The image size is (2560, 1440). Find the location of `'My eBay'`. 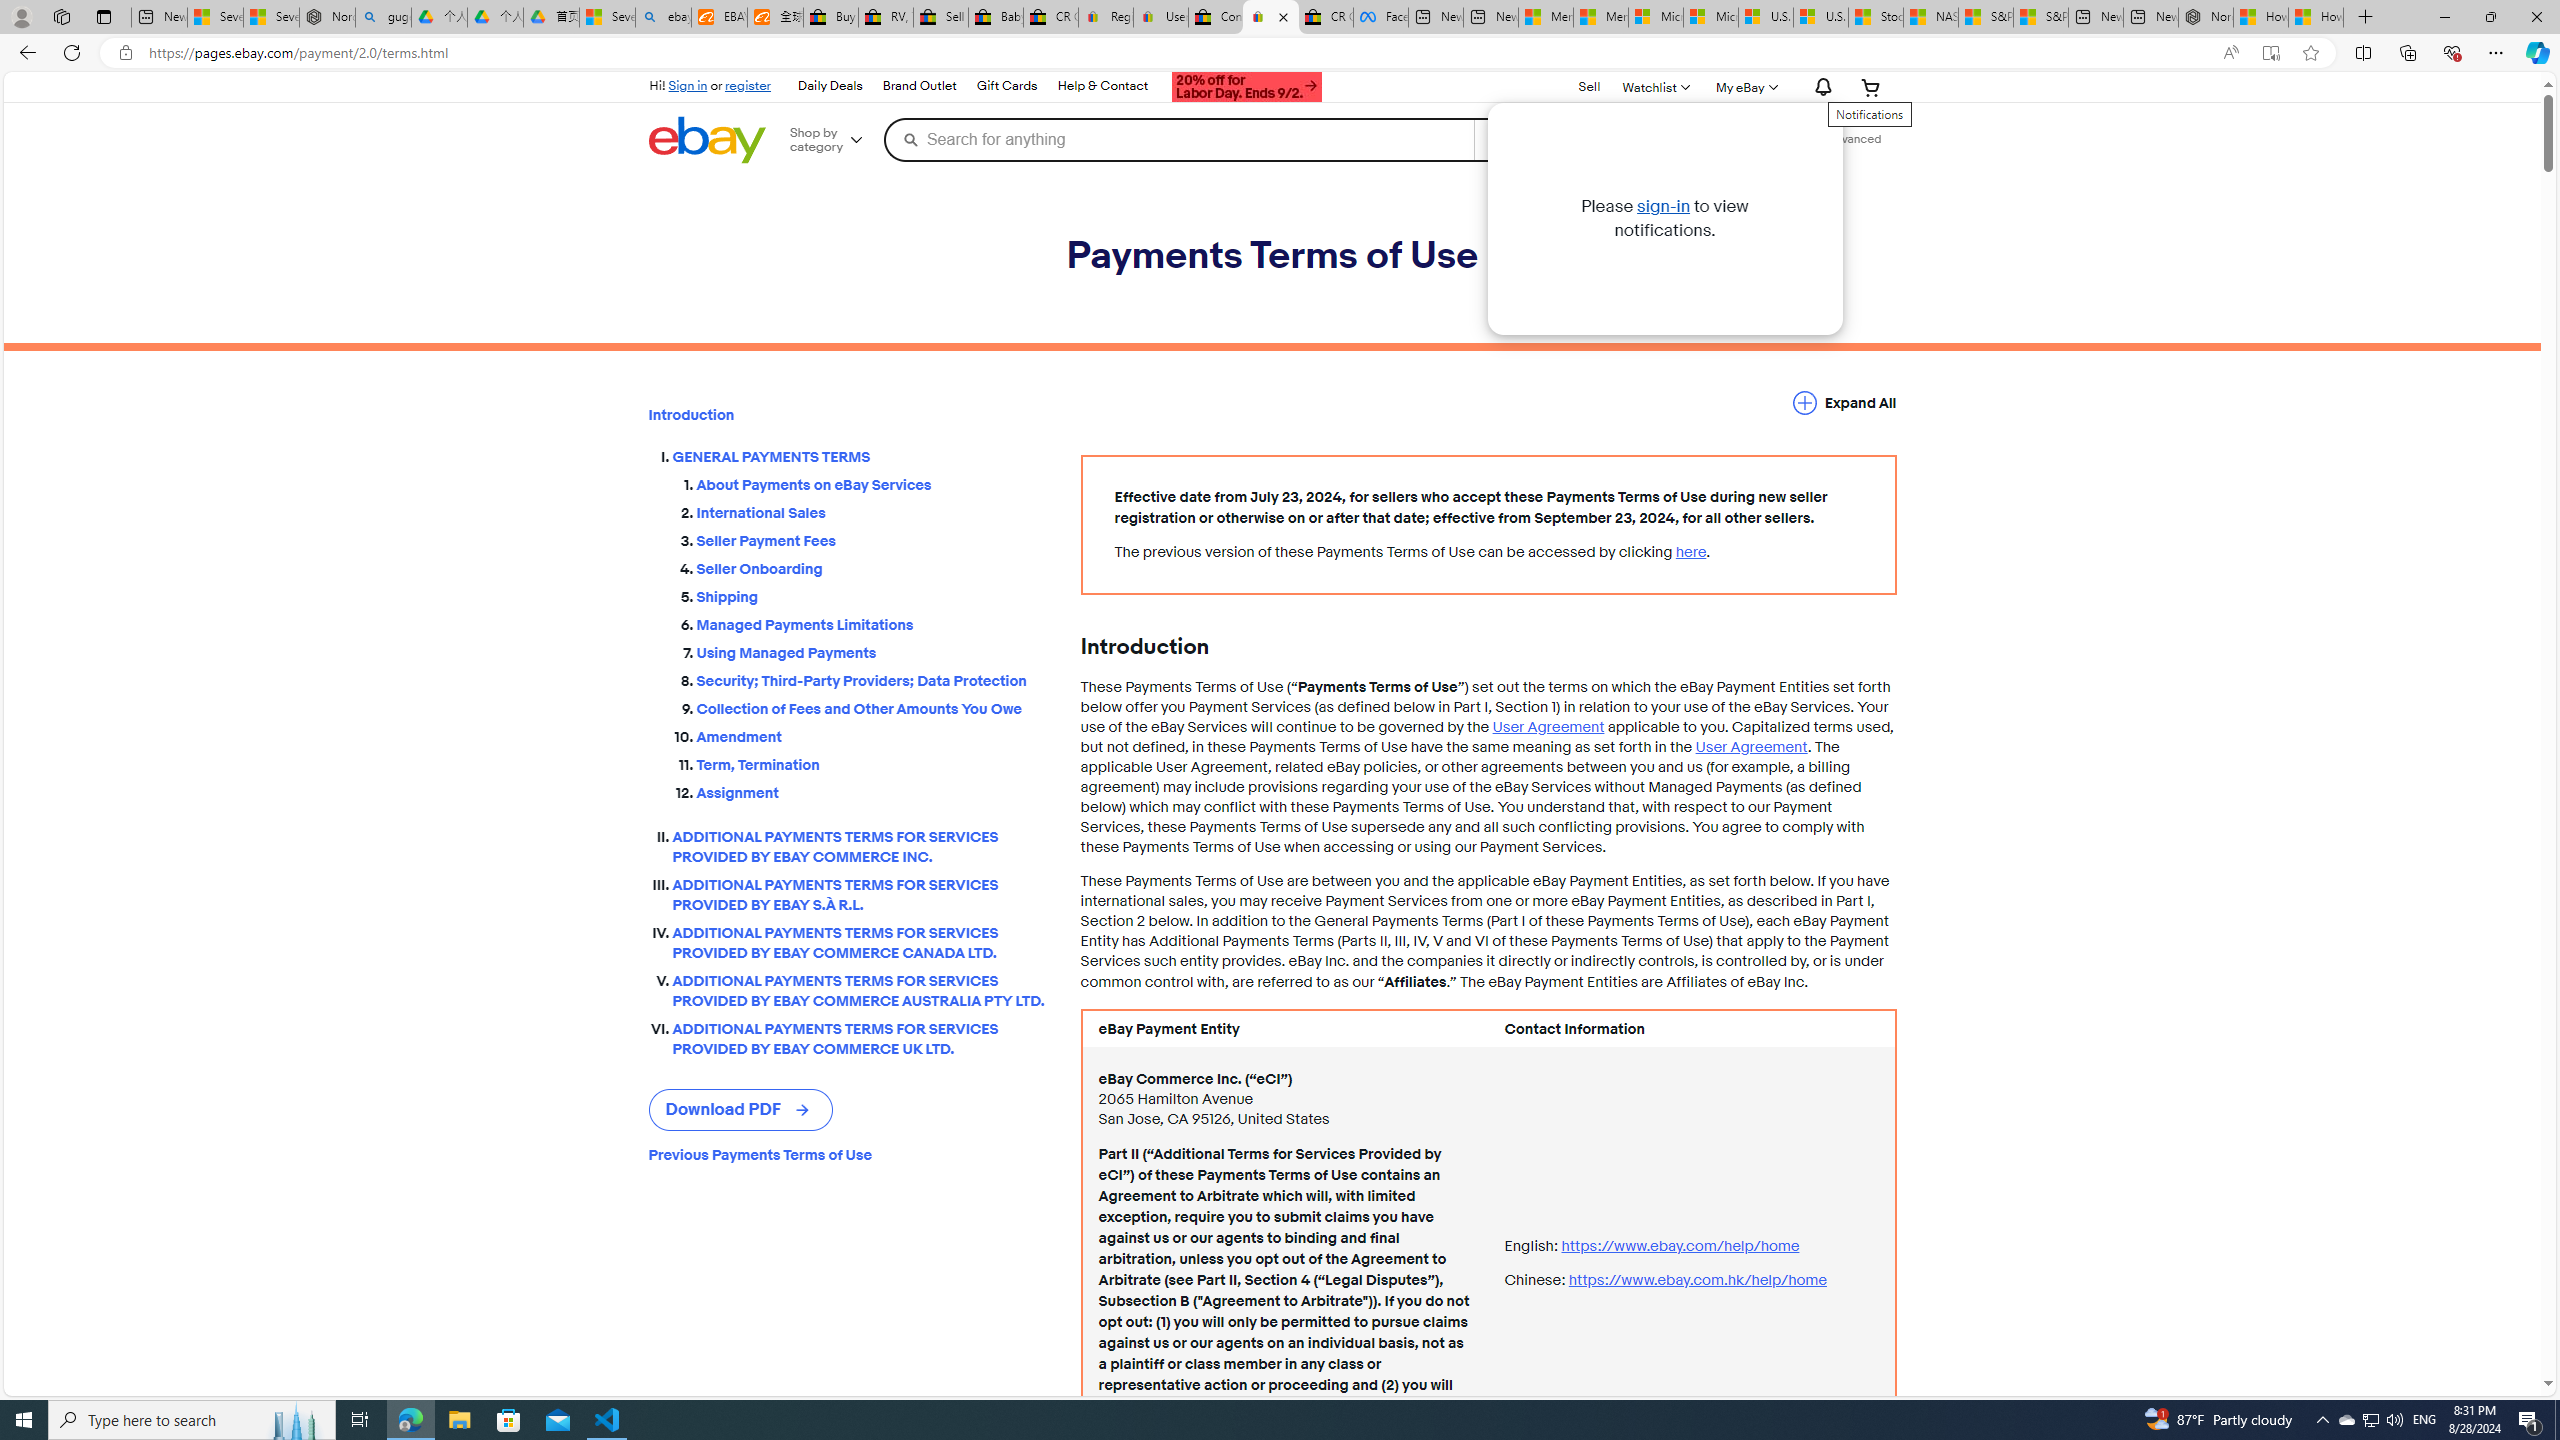

'My eBay' is located at coordinates (1744, 87).